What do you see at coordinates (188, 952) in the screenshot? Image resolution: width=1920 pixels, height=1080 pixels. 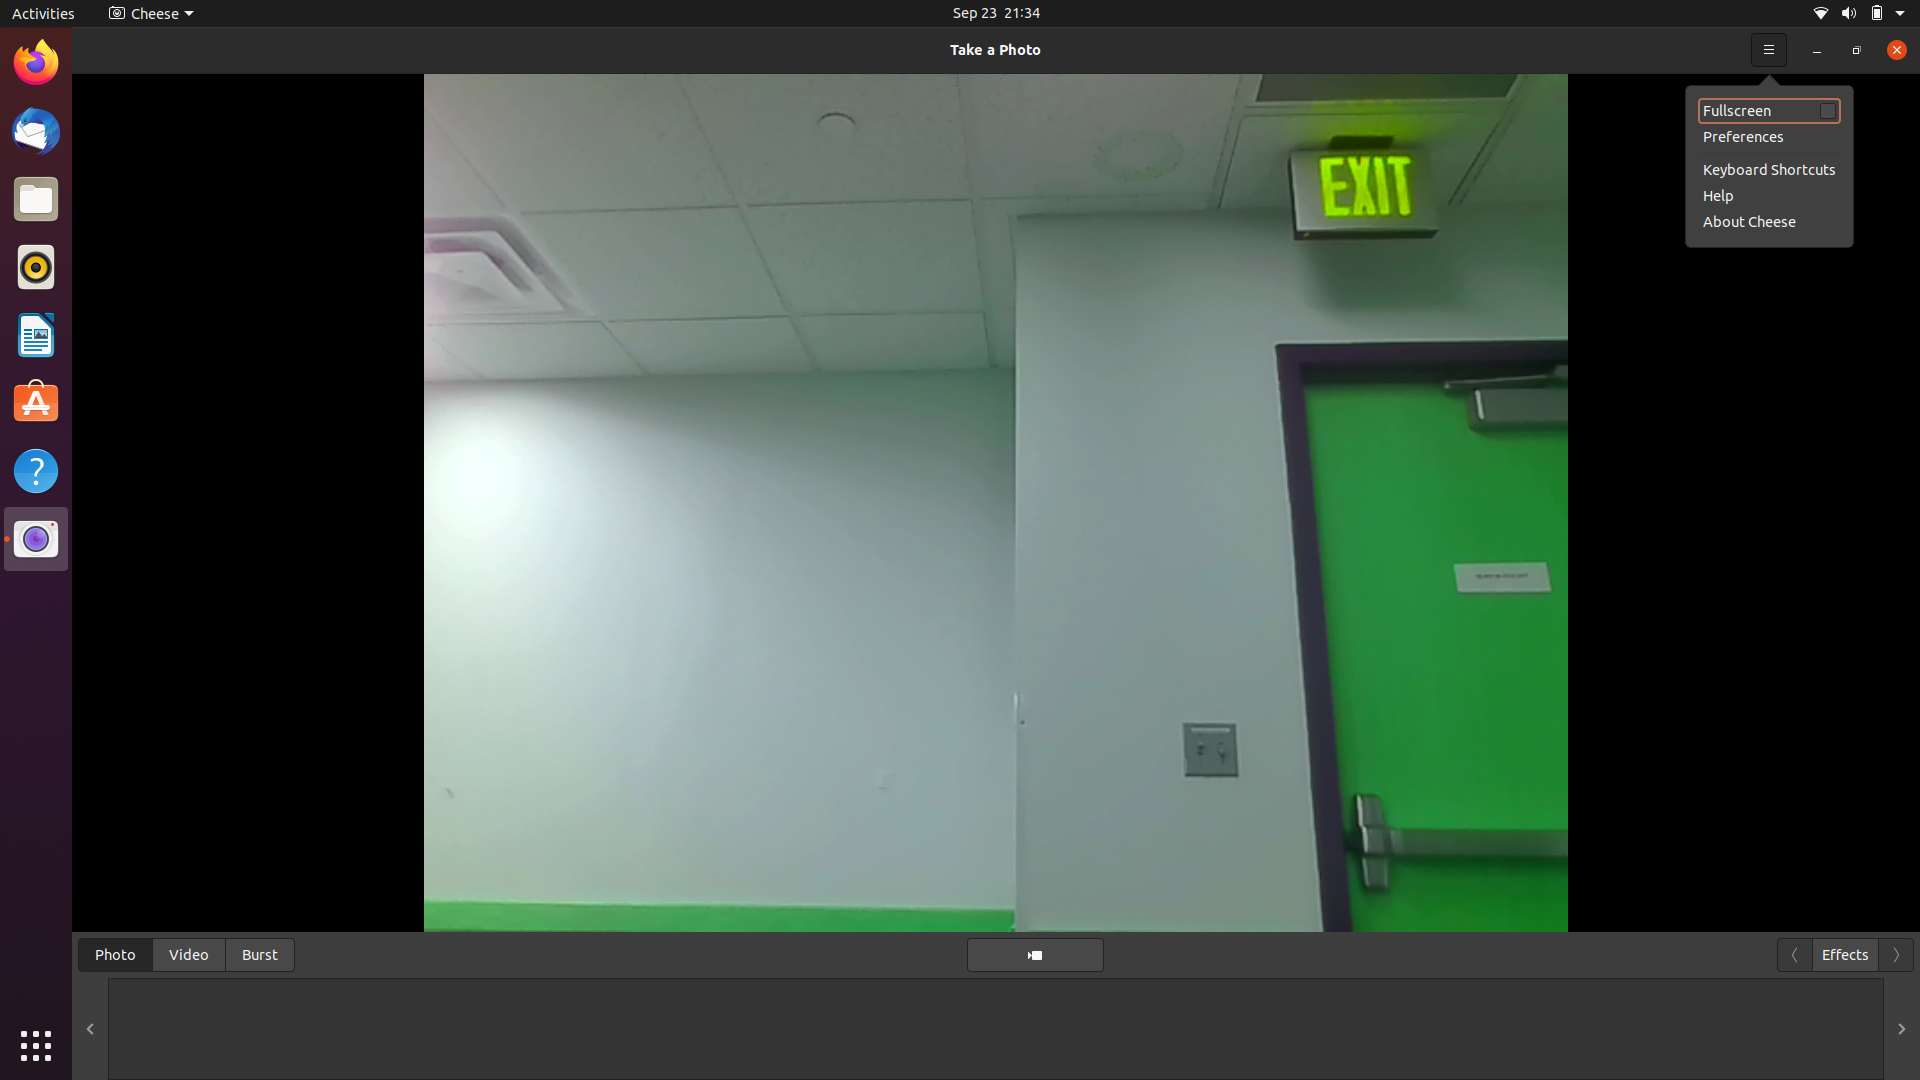 I see `Switch to video and start capturing video` at bounding box center [188, 952].